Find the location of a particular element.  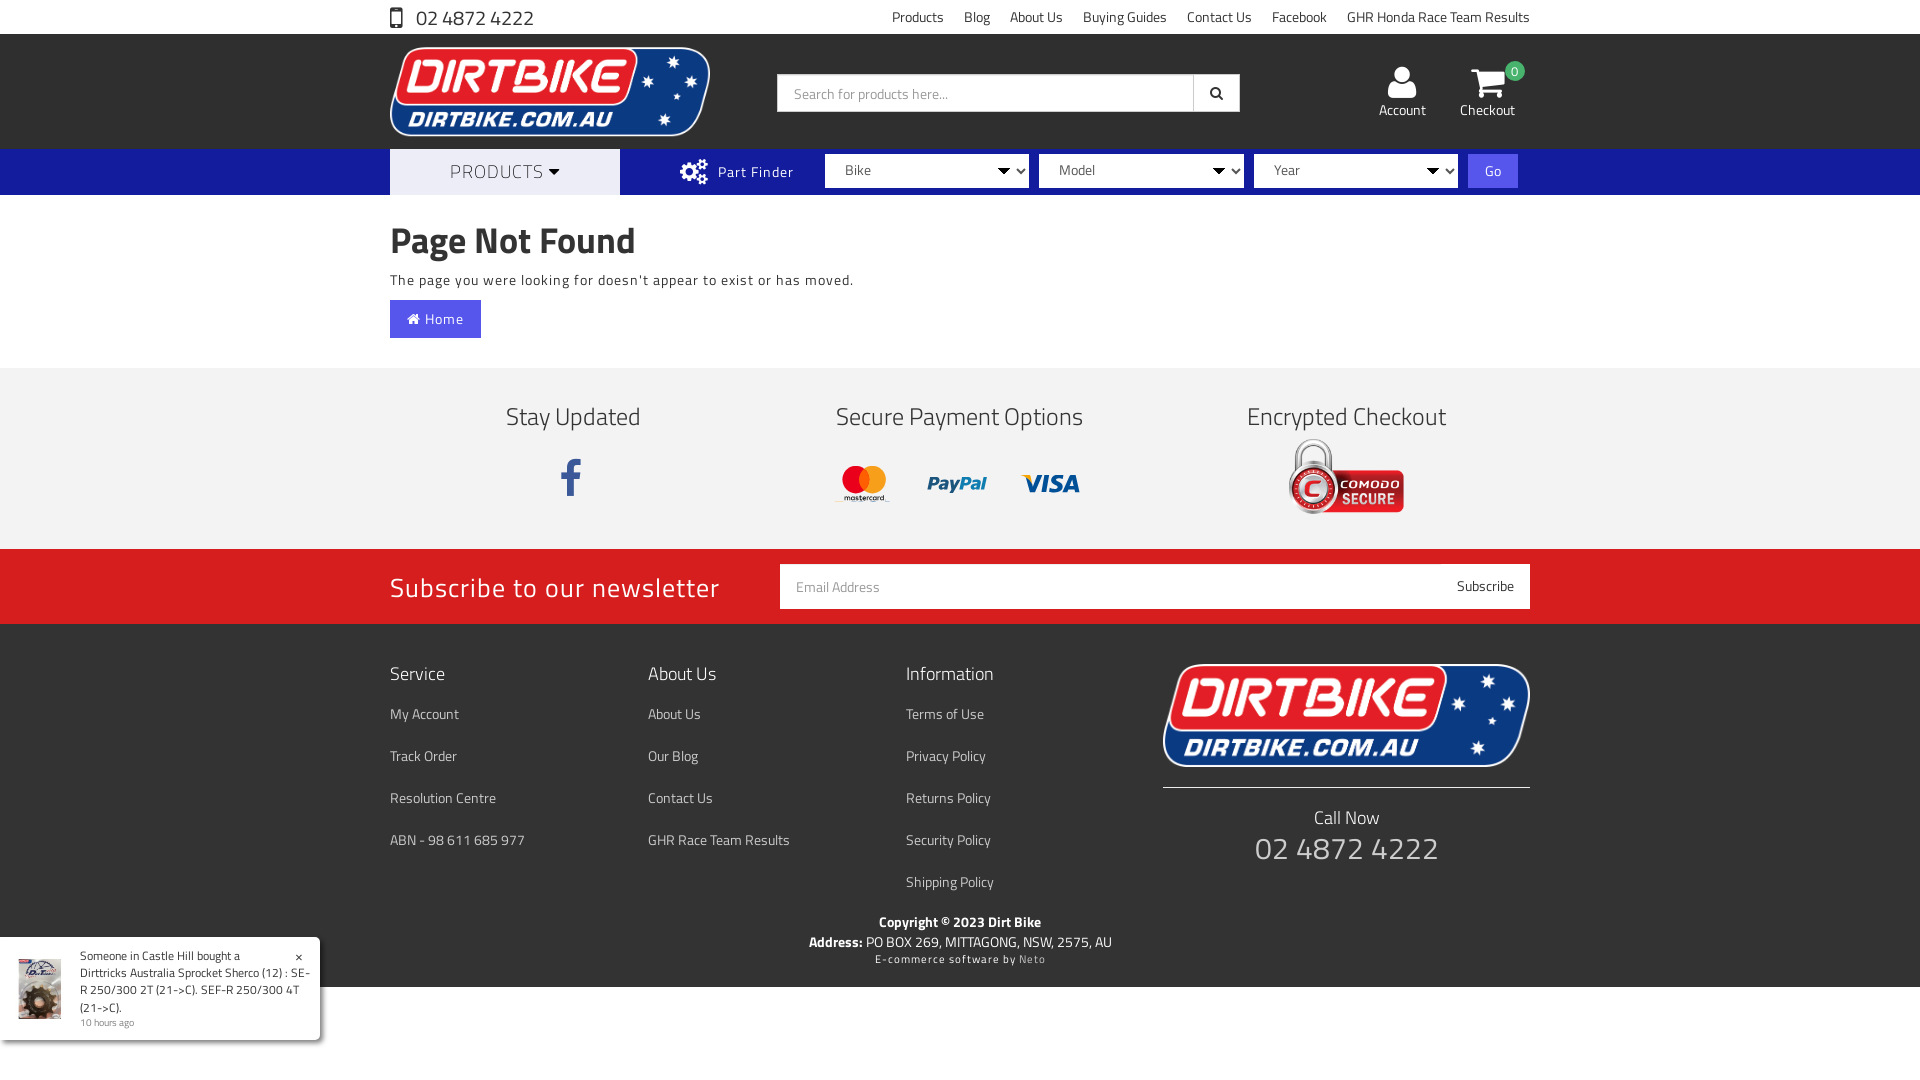

'Terms of Use' is located at coordinates (1017, 712).